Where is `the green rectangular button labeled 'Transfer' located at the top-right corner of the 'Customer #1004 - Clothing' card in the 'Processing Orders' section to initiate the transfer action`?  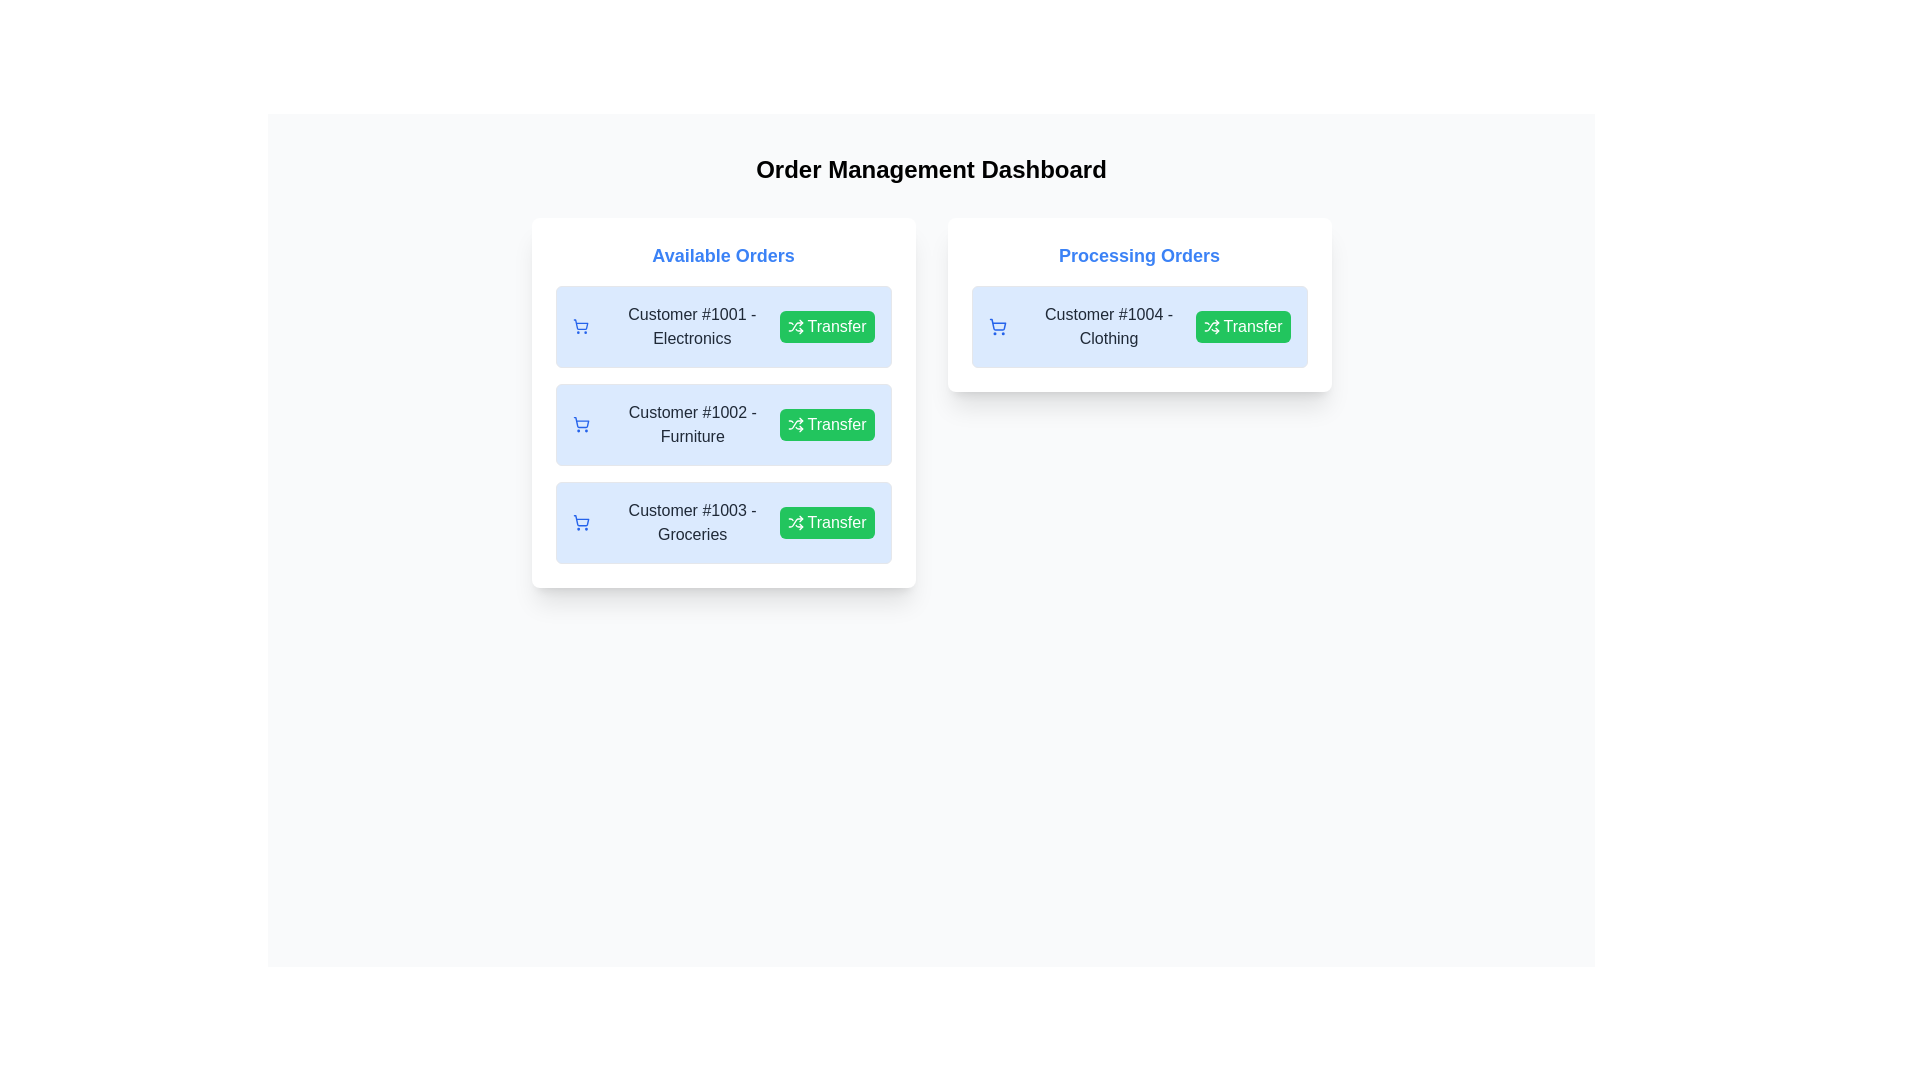 the green rectangular button labeled 'Transfer' located at the top-right corner of the 'Customer #1004 - Clothing' card in the 'Processing Orders' section to initiate the transfer action is located at coordinates (1242, 326).